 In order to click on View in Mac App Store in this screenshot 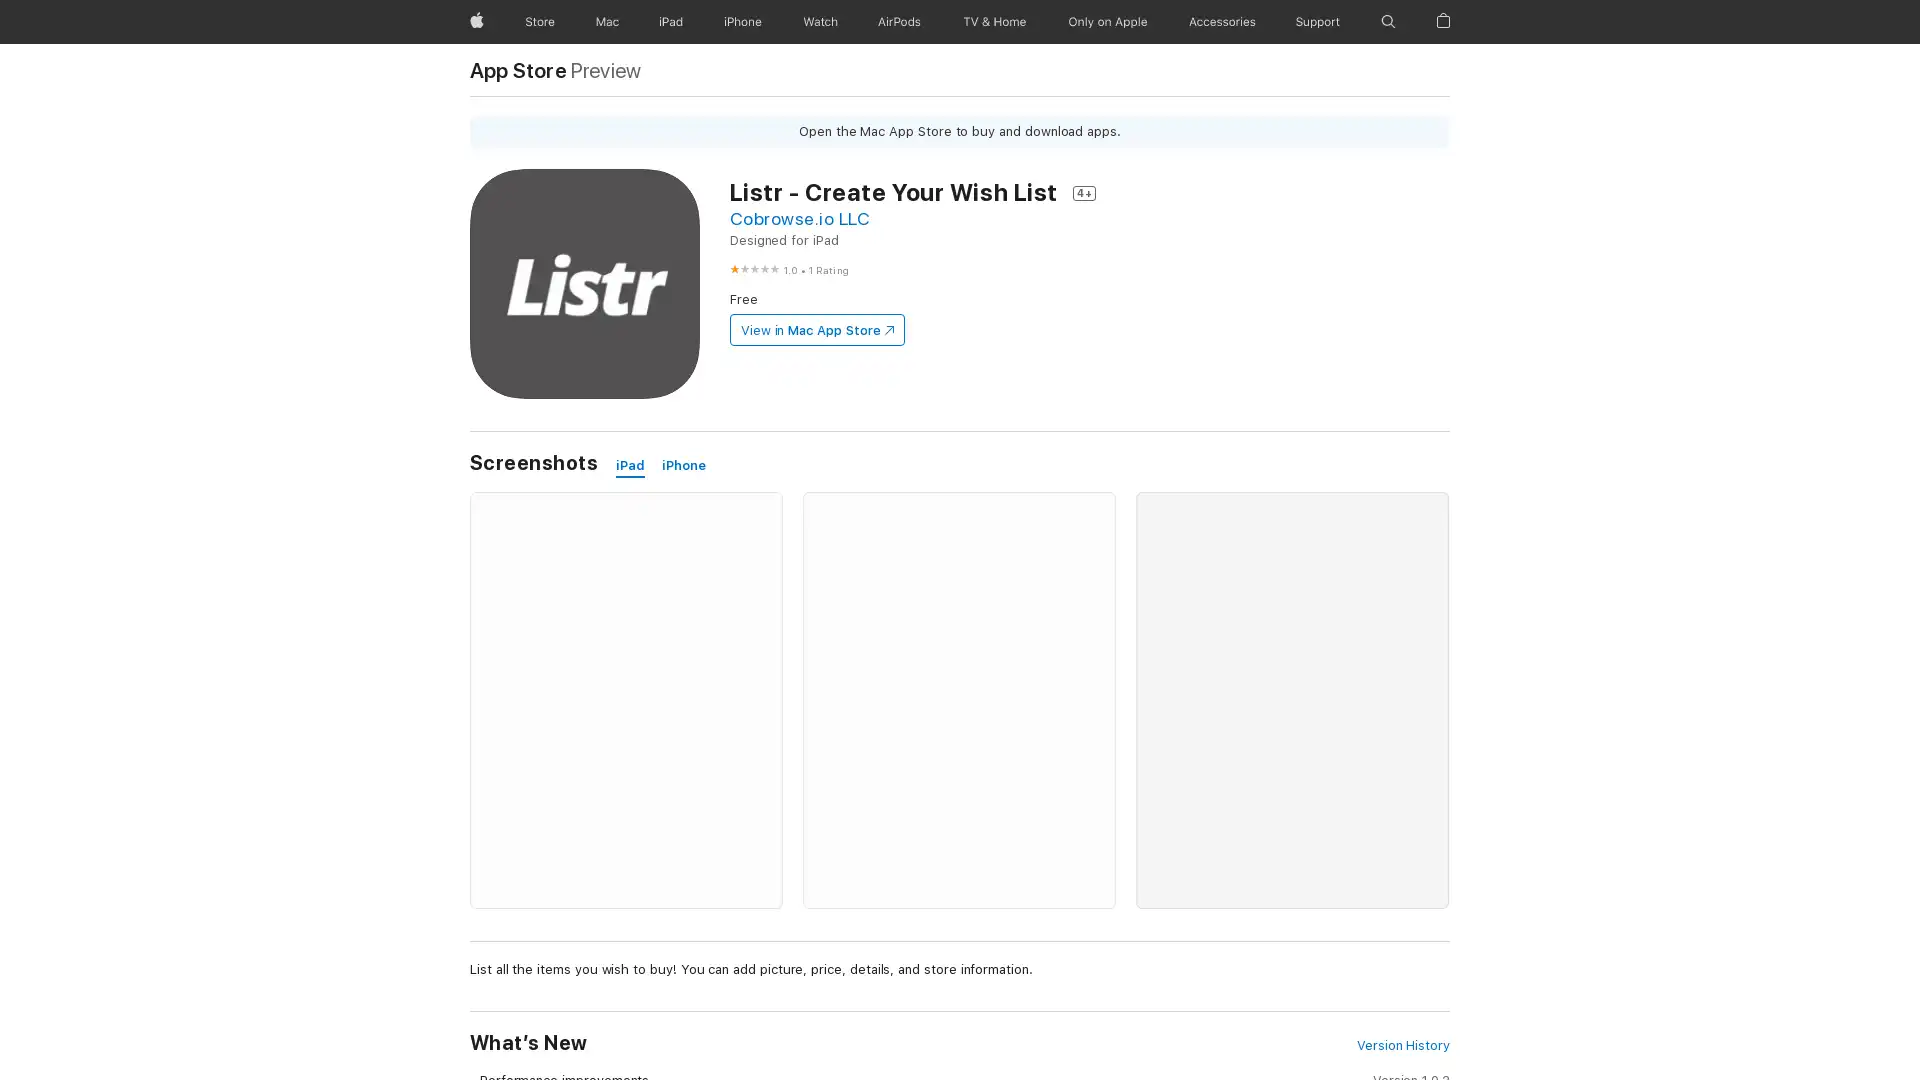, I will do `click(816, 329)`.